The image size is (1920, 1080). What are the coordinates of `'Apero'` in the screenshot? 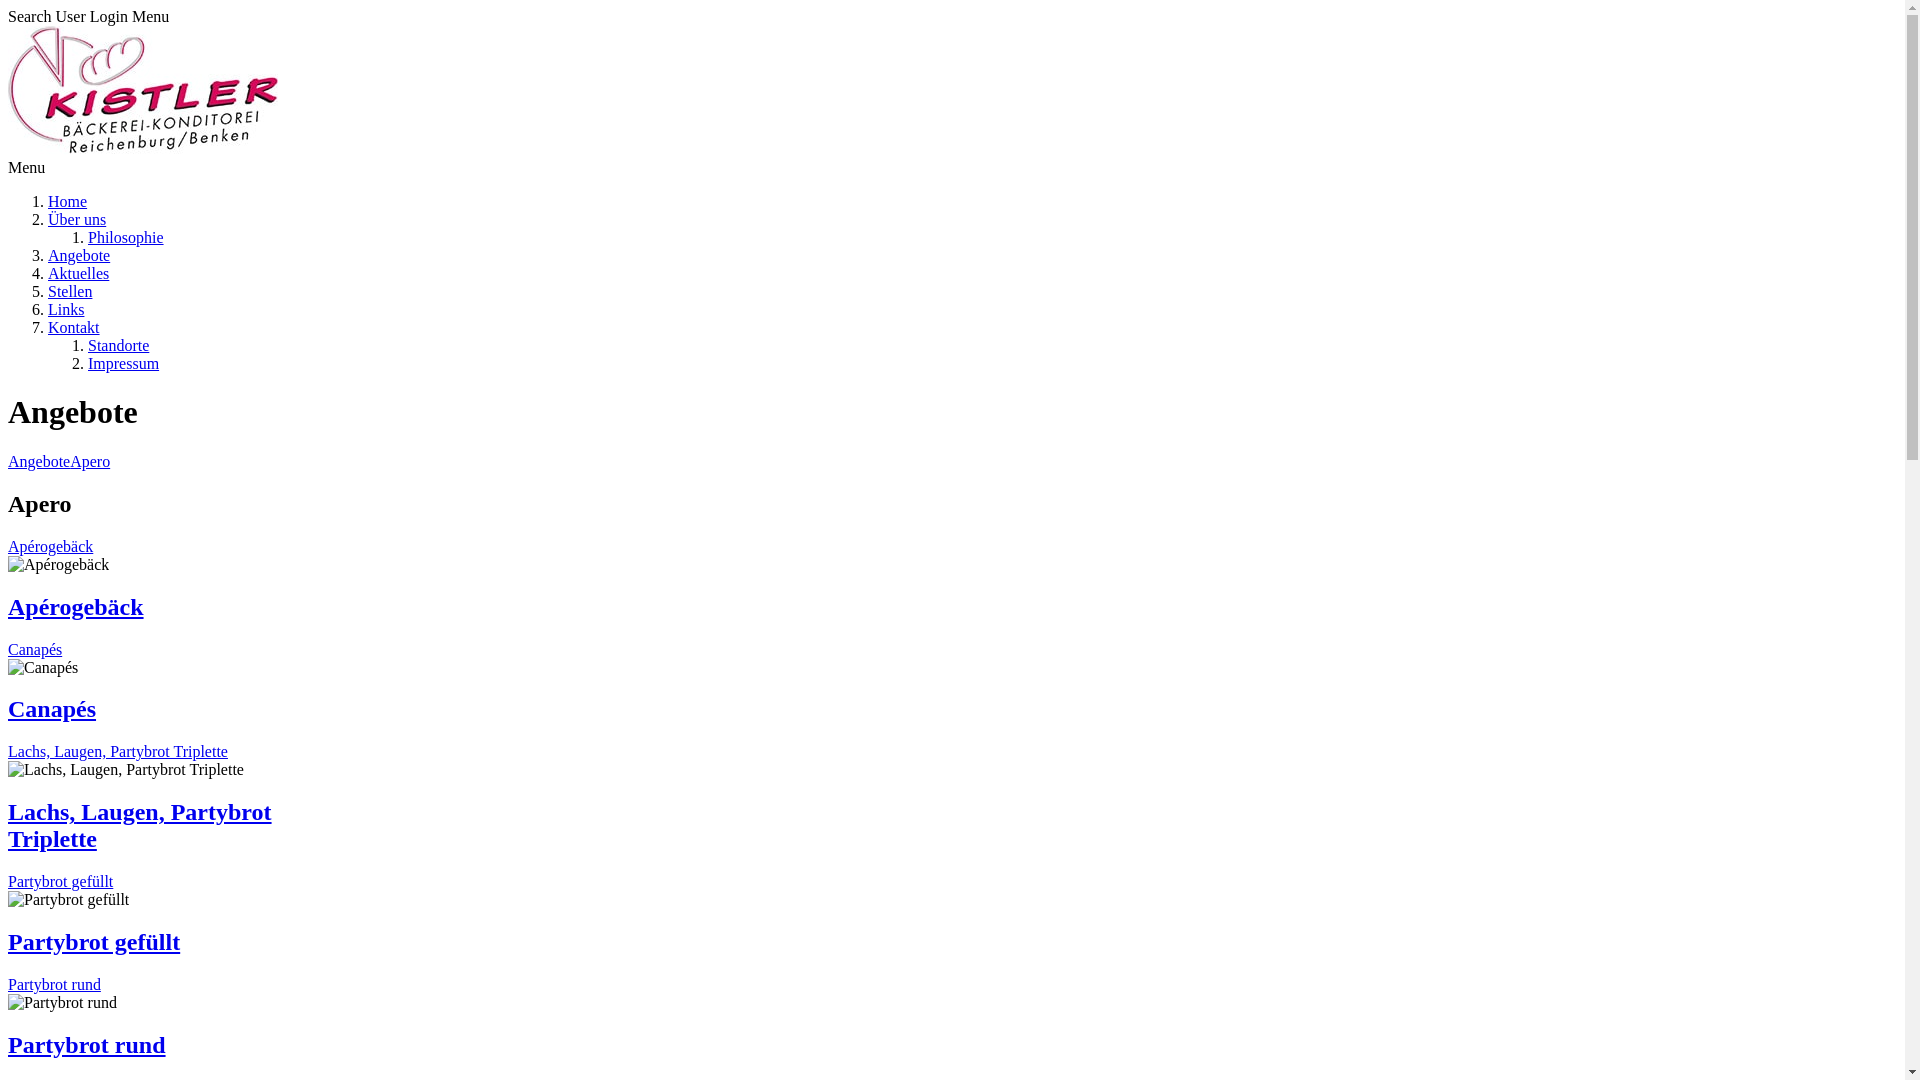 It's located at (70, 461).